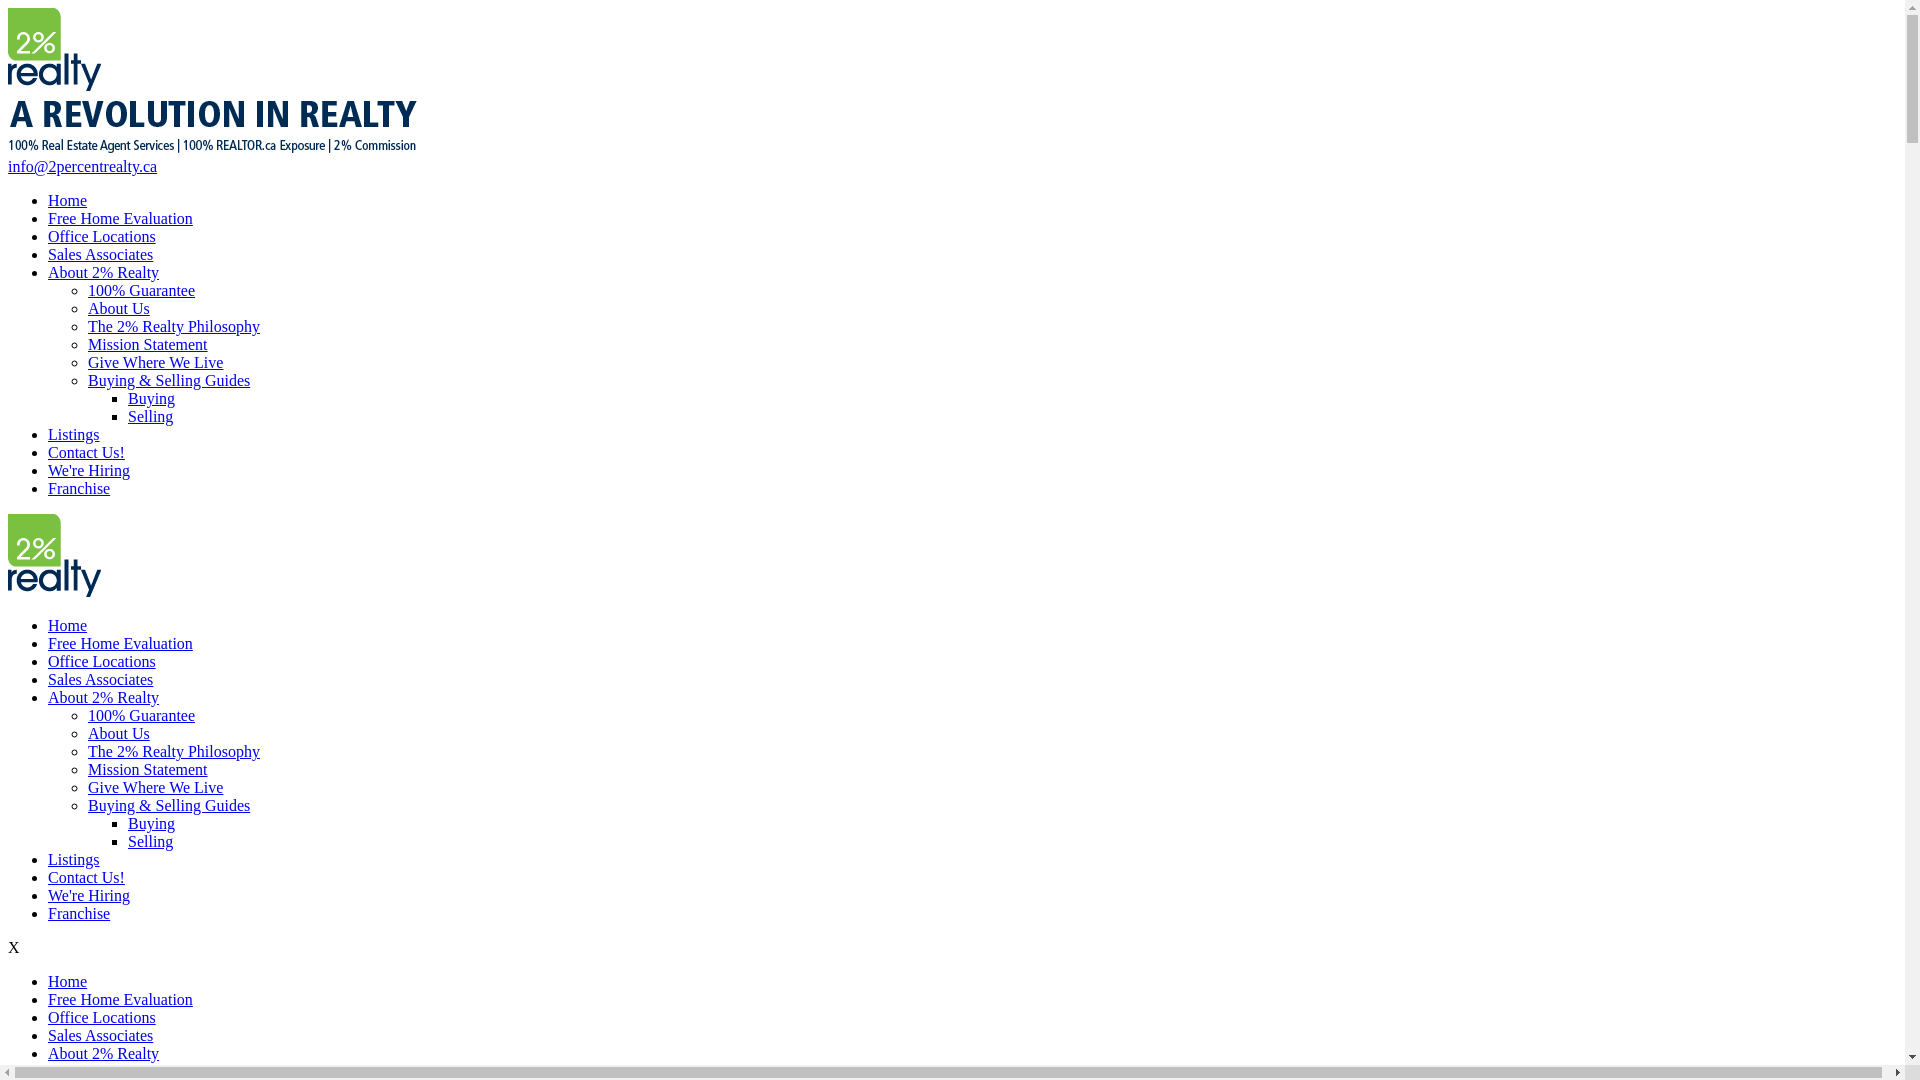 This screenshot has height=1080, width=1920. I want to click on '100% Guarantee', so click(86, 714).